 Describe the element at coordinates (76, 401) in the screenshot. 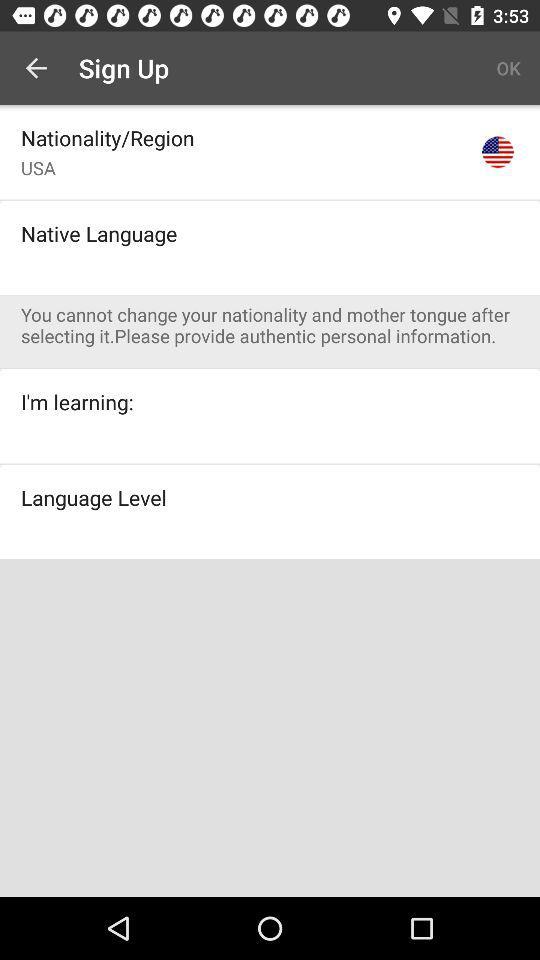

I see `the i'm learning: icon` at that location.